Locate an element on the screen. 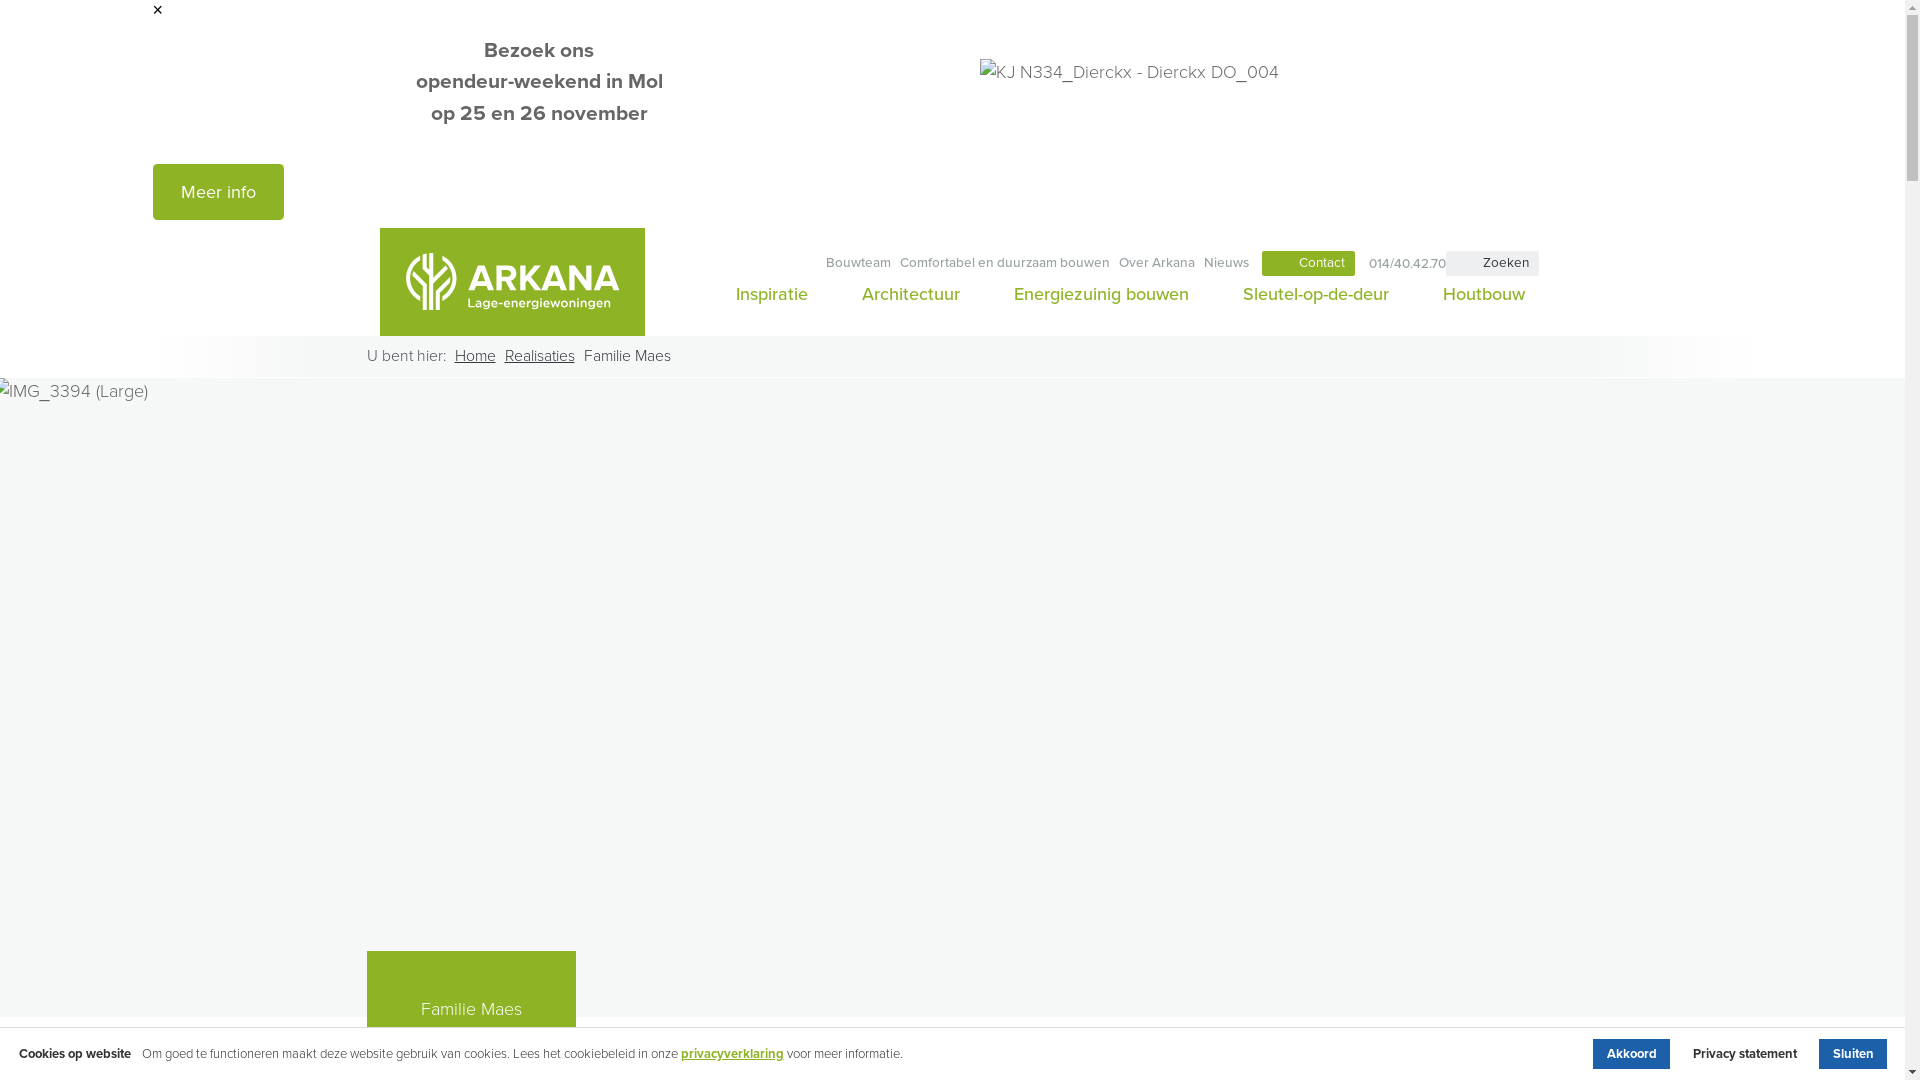 The width and height of the screenshot is (1920, 1080). 'Sleutel-op-de-deur' is located at coordinates (1316, 294).